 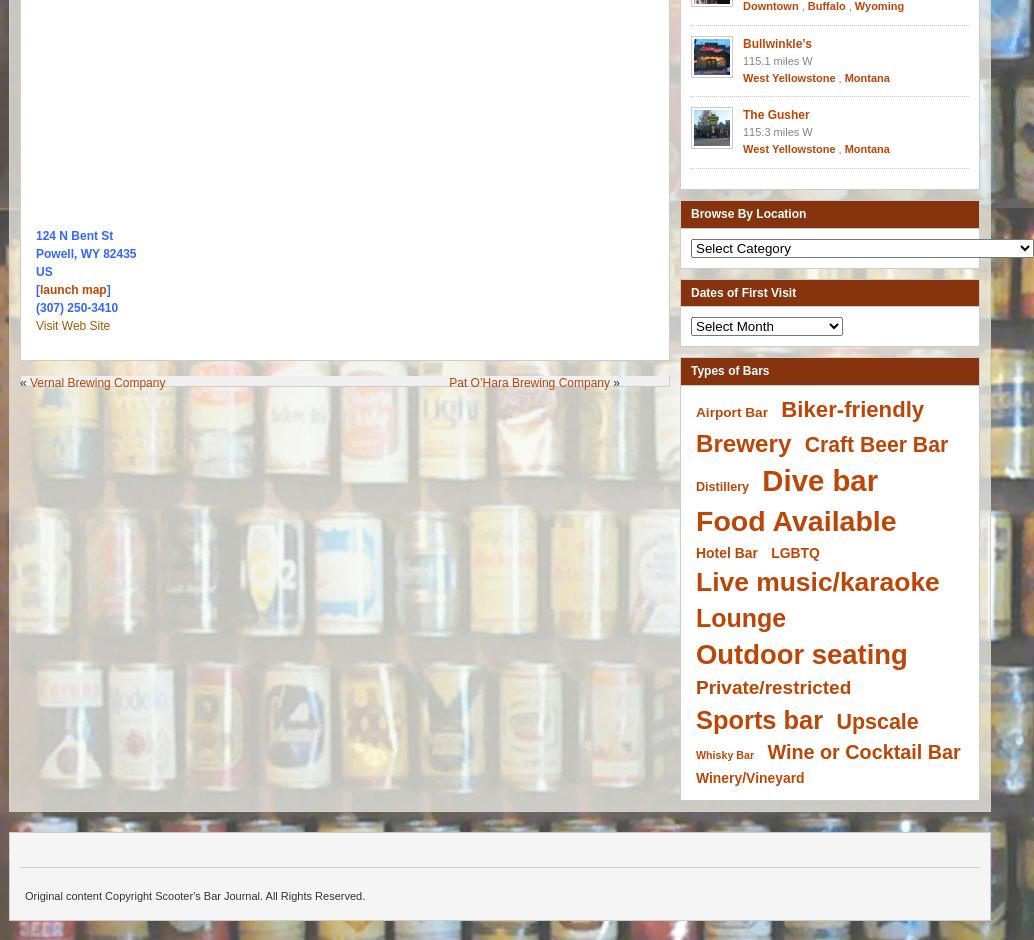 What do you see at coordinates (851, 409) in the screenshot?
I see `'Biker-friendly'` at bounding box center [851, 409].